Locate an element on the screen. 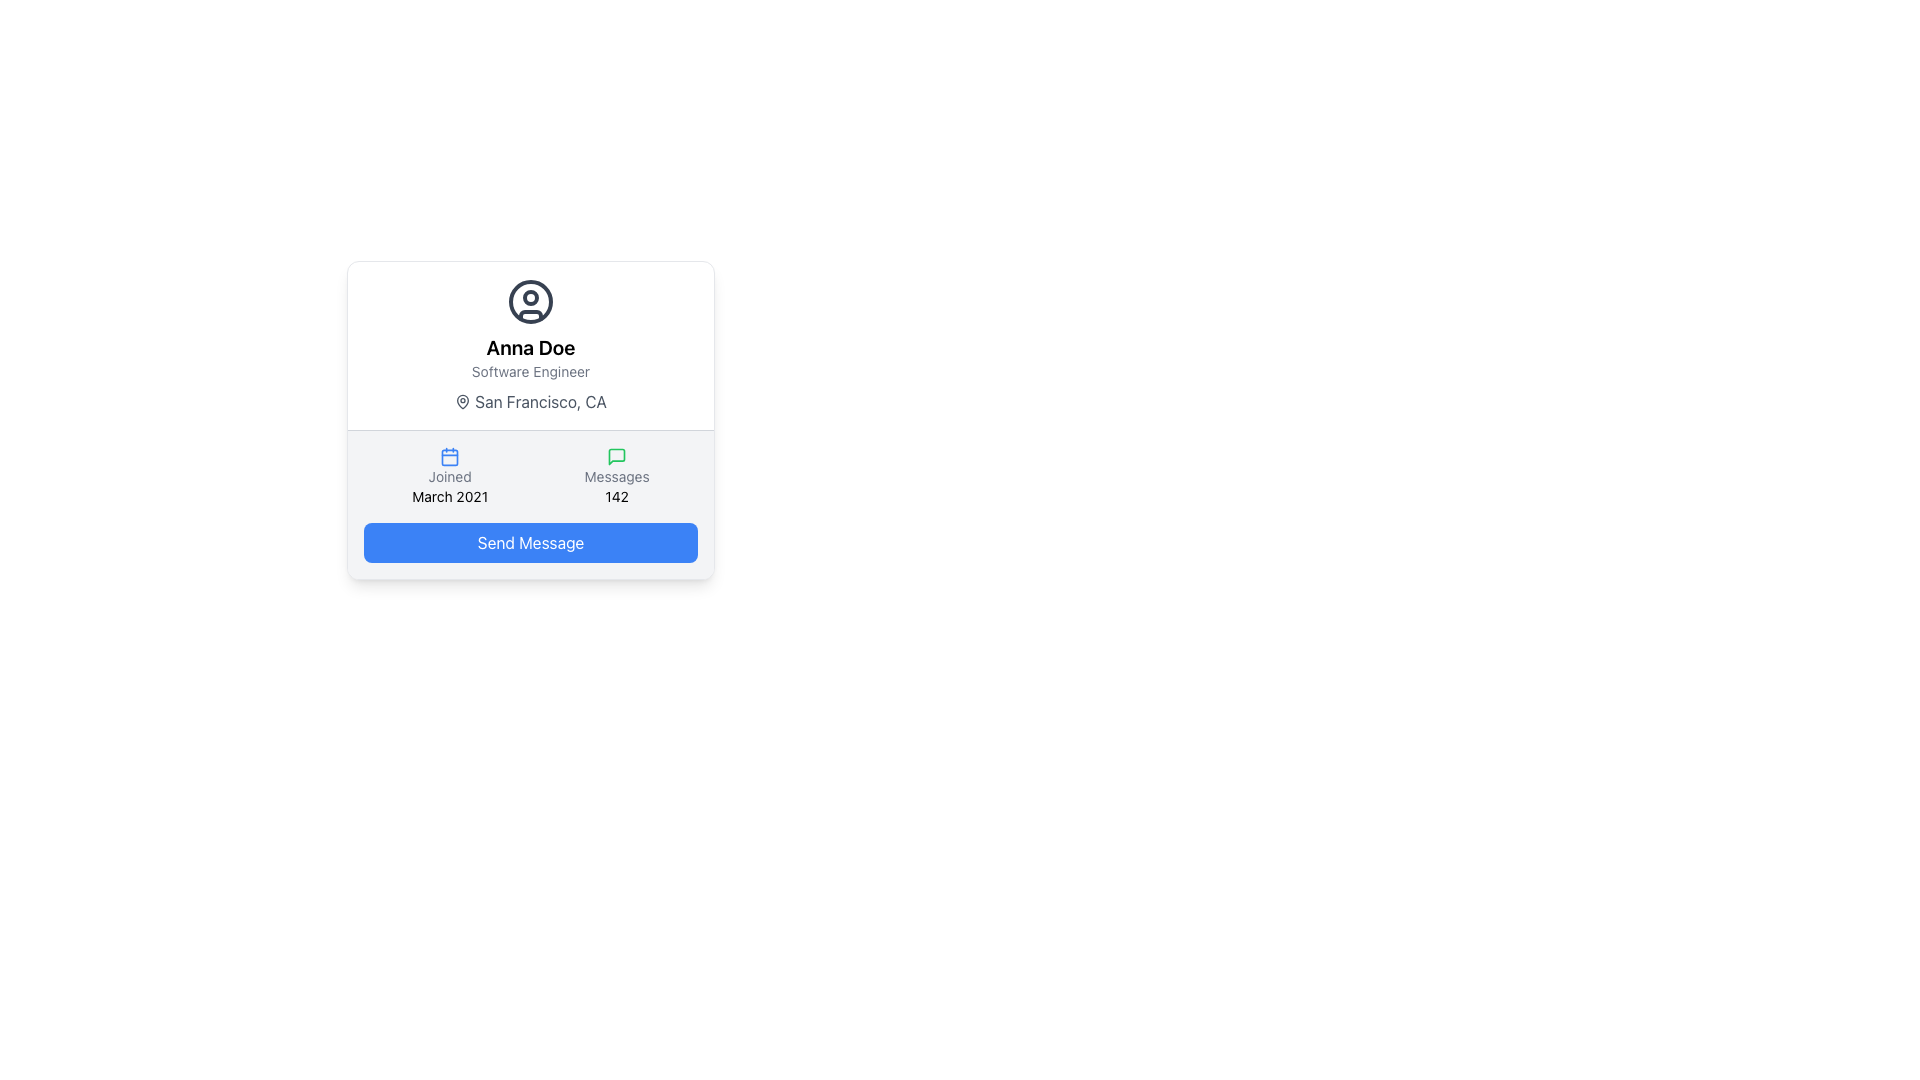 The image size is (1920, 1080). the speech bubble icon located on the right side of the section at the bottom of a card layout, near the 'Messages' text is located at coordinates (616, 456).